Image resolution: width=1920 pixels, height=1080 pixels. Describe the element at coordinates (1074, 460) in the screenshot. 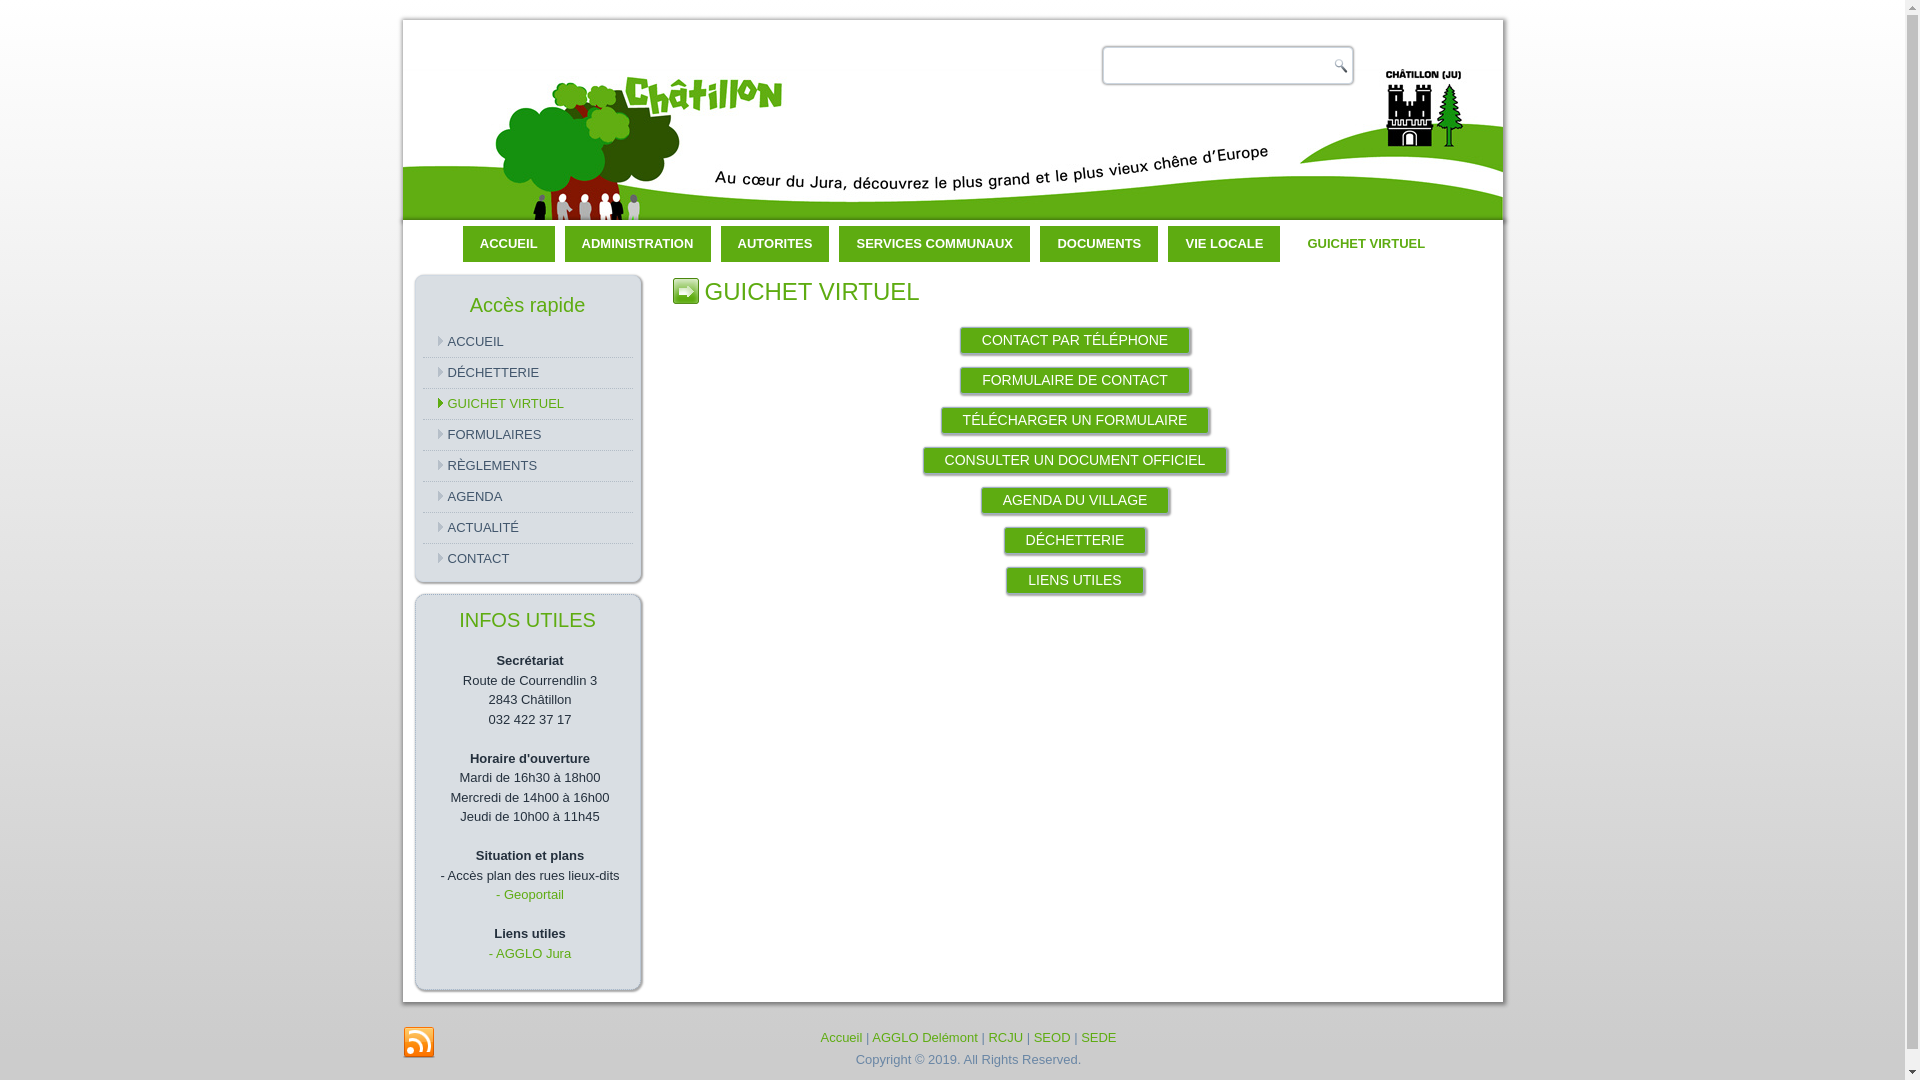

I see `'CONSULTER UN DOCUMENT OFFICIEL'` at that location.